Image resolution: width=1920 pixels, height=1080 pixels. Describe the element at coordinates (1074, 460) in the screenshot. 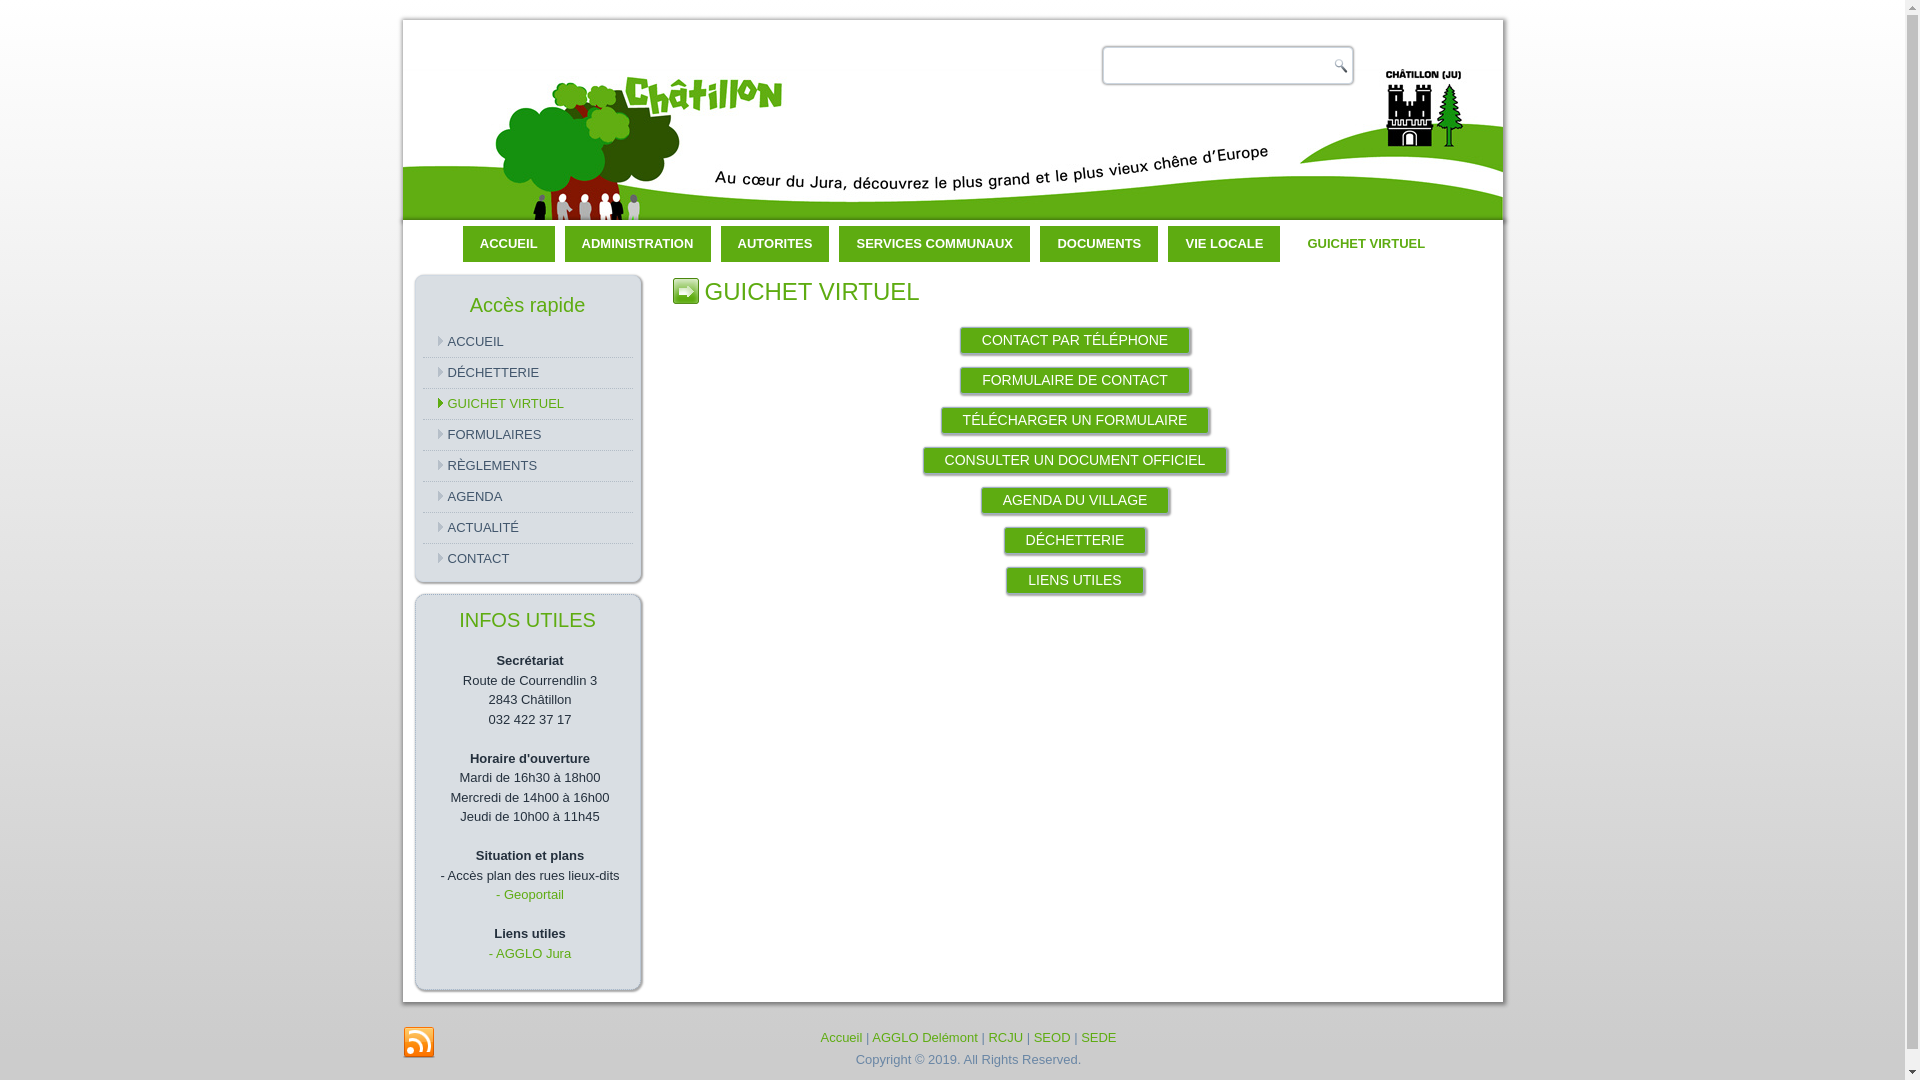

I see `'CONSULTER UN DOCUMENT OFFICIEL'` at that location.